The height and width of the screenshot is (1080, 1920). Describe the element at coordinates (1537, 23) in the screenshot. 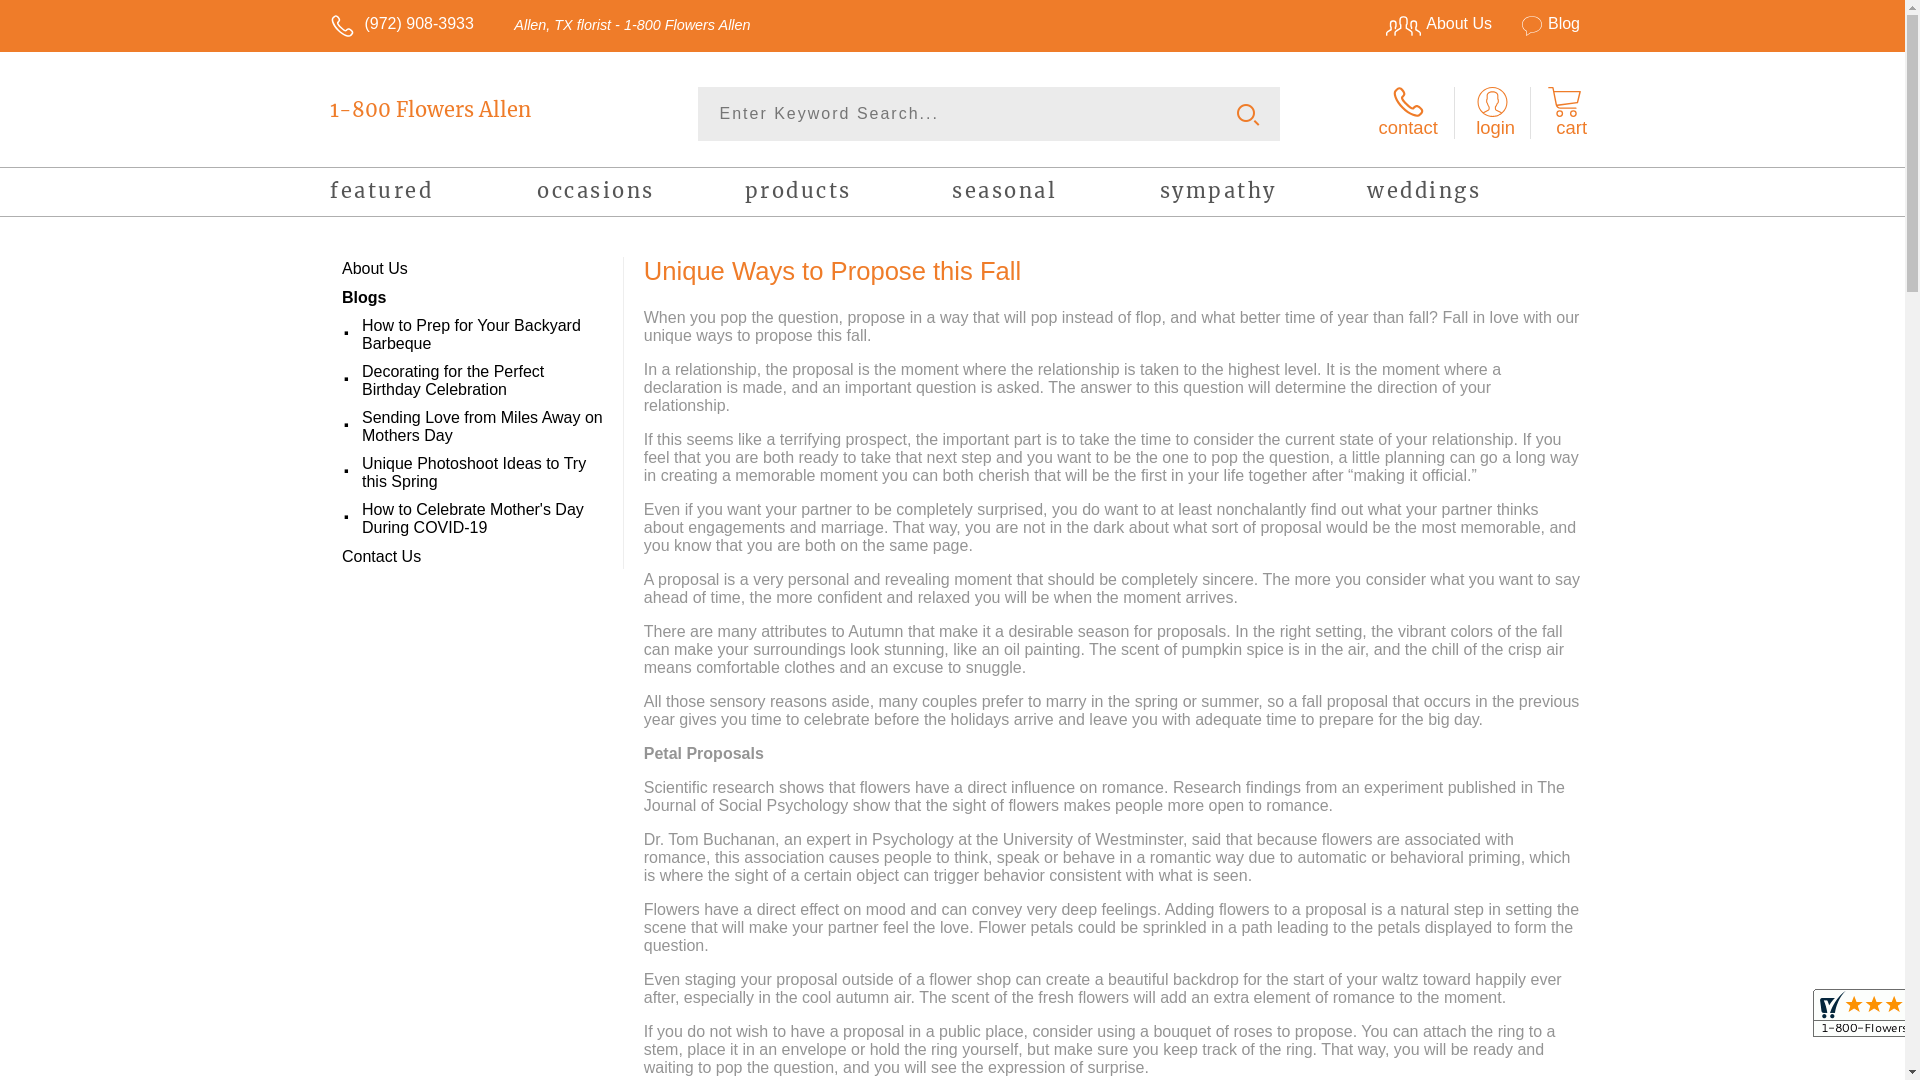

I see `'Blog'` at that location.